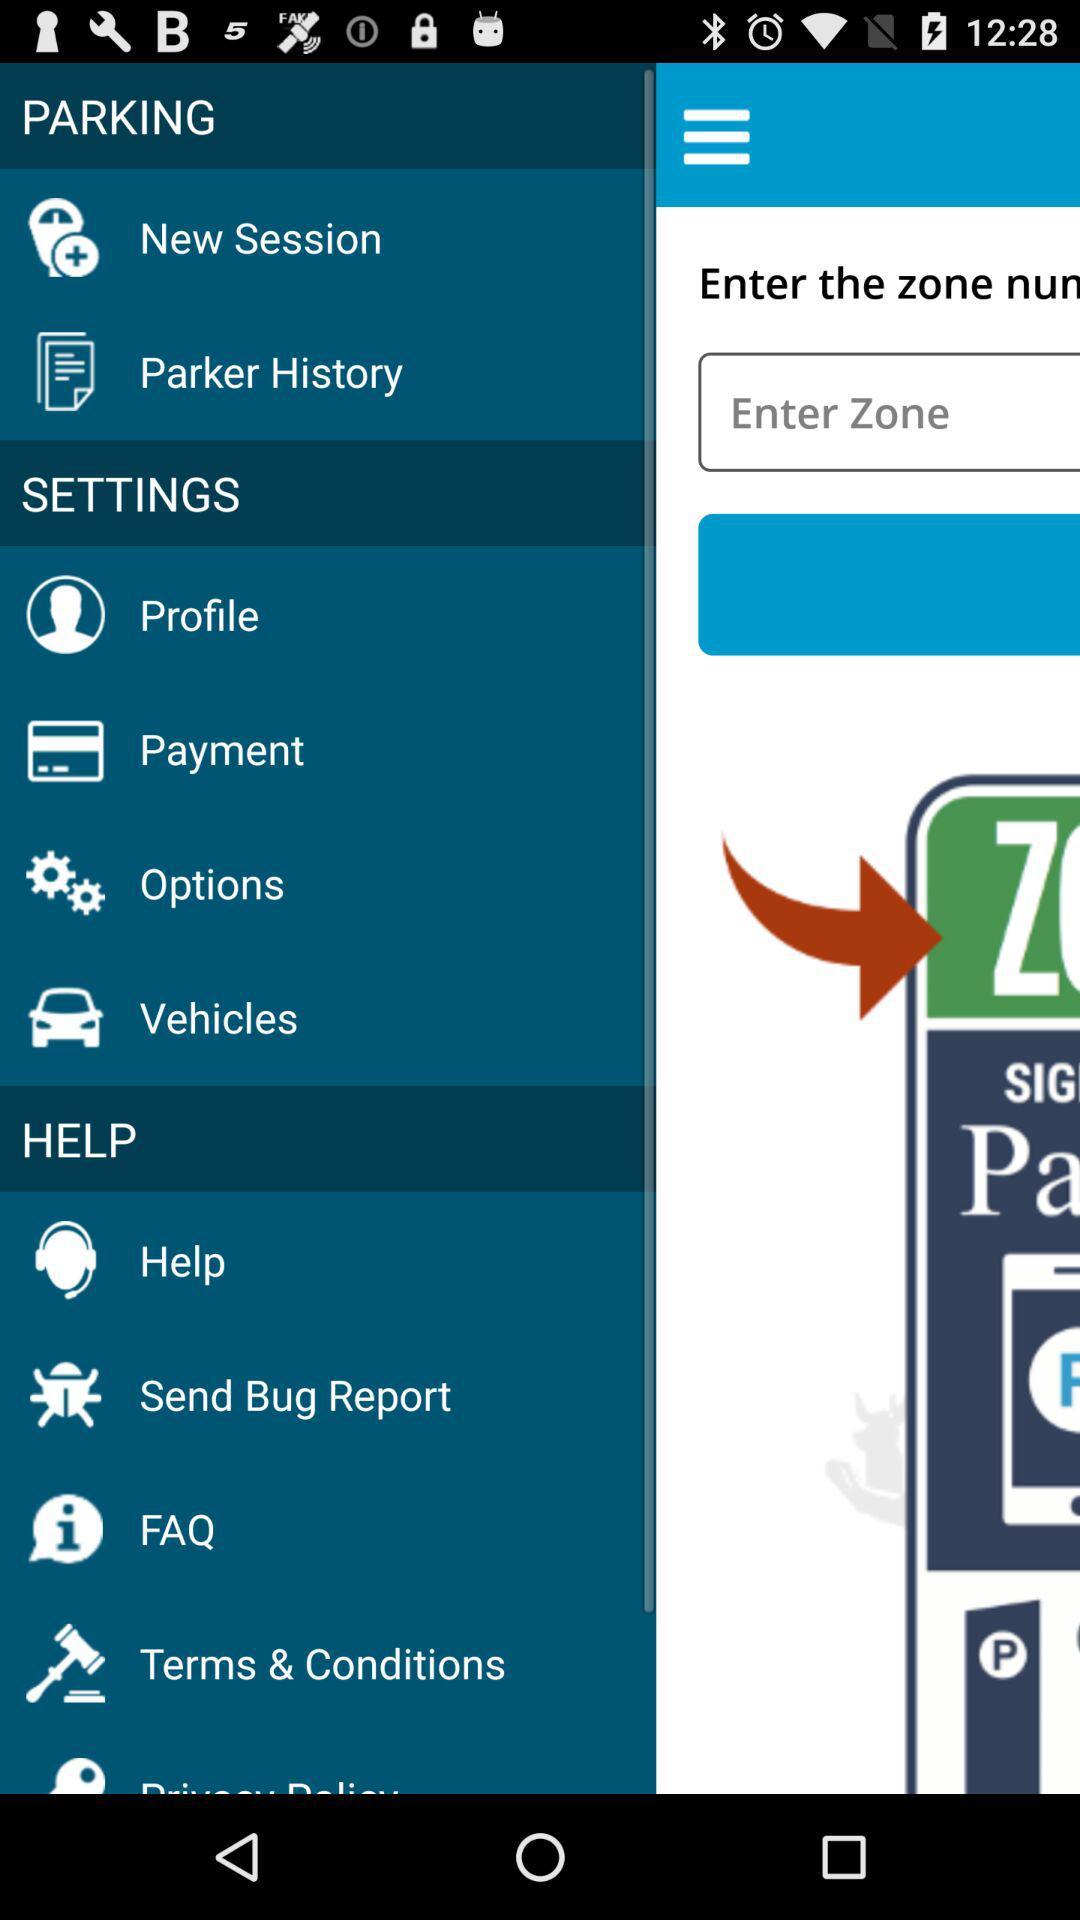 Image resolution: width=1080 pixels, height=1920 pixels. Describe the element at coordinates (321, 1662) in the screenshot. I see `the terms & conditions item` at that location.